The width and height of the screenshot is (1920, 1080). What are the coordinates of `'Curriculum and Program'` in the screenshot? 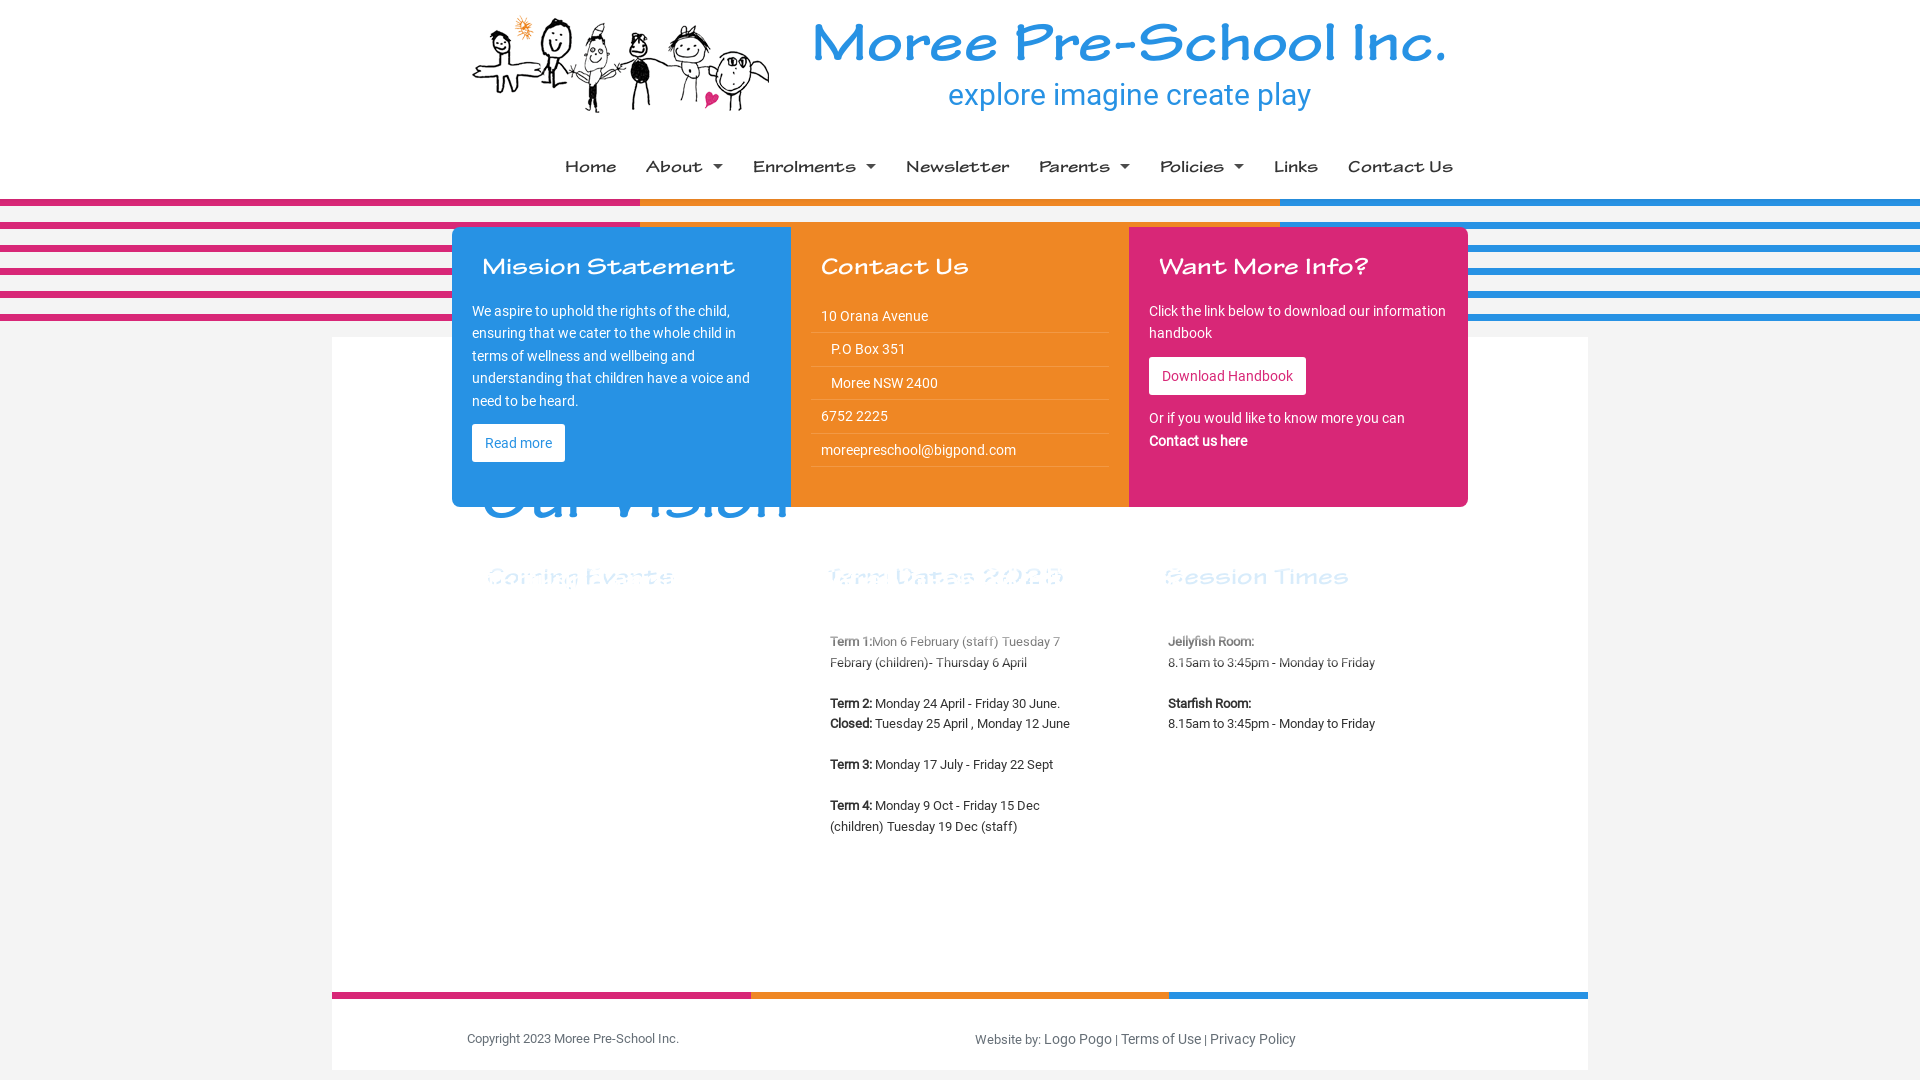 It's located at (1083, 435).